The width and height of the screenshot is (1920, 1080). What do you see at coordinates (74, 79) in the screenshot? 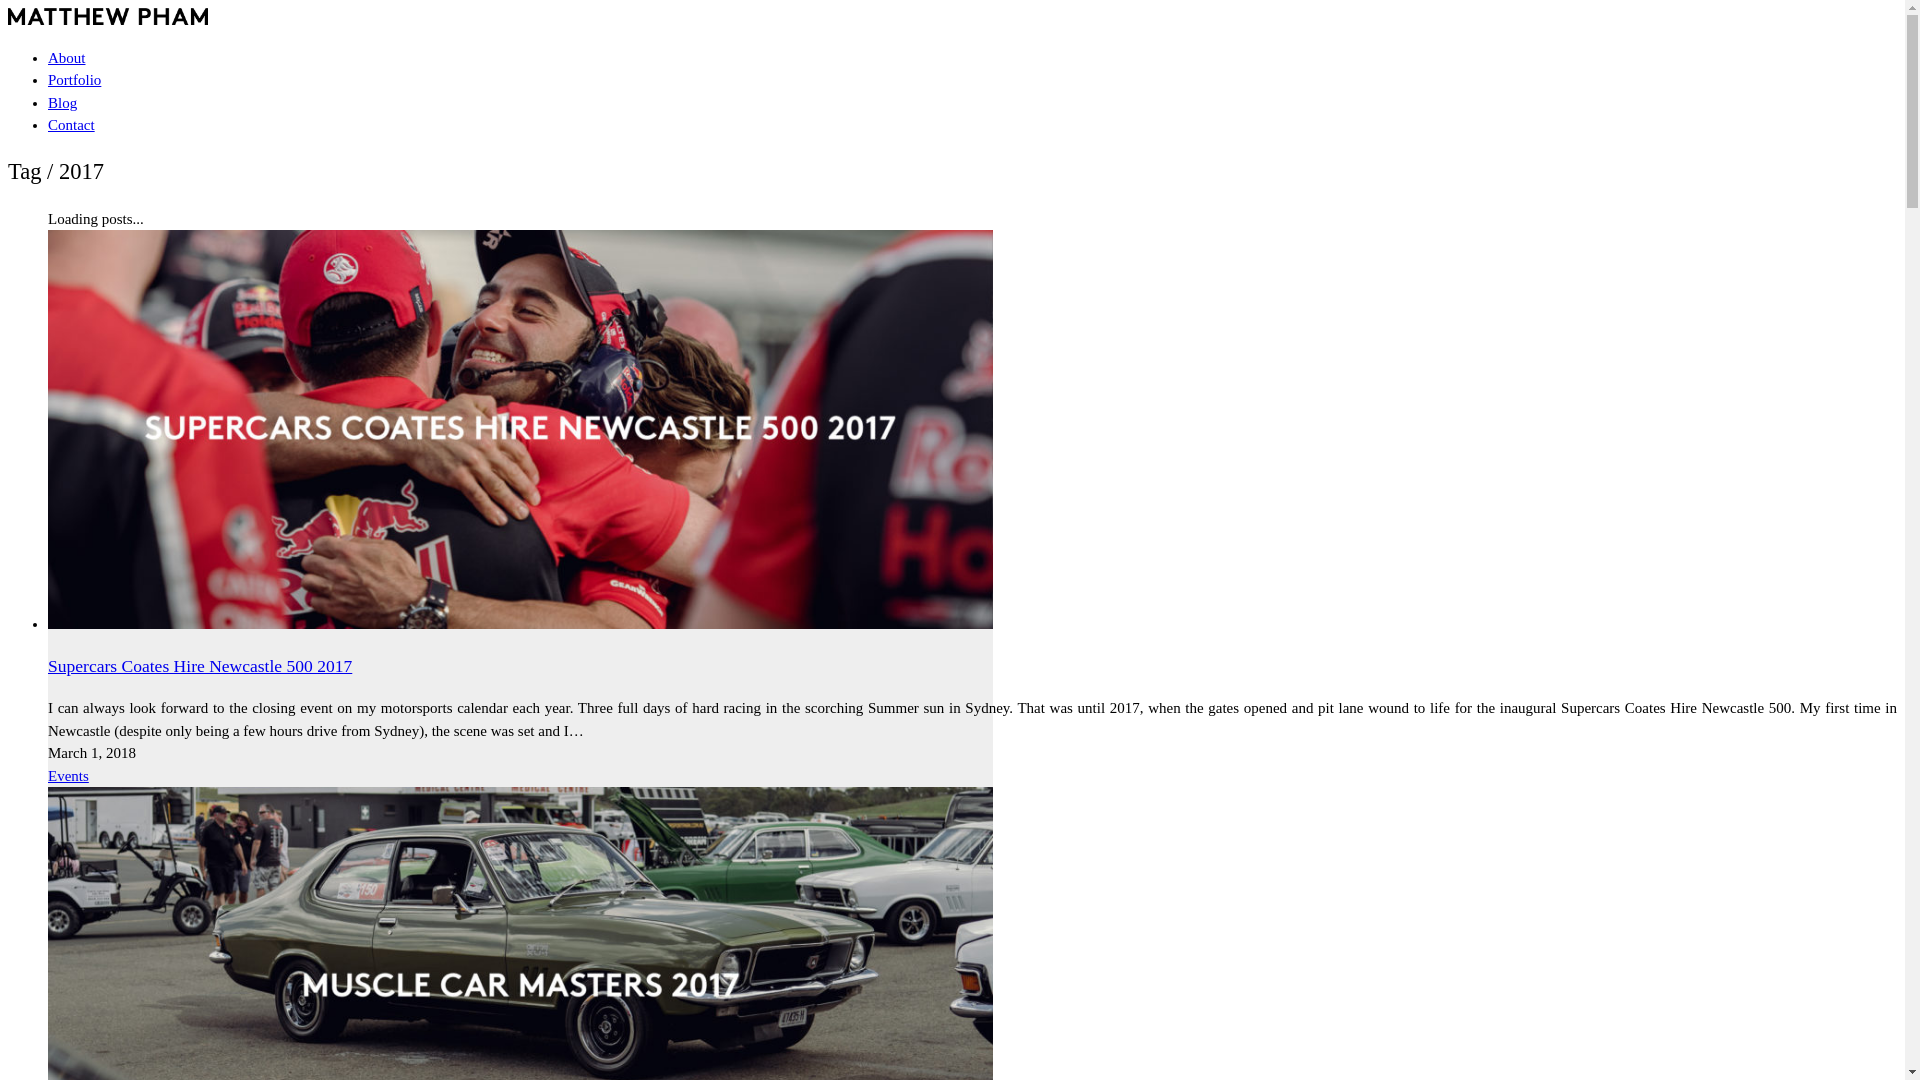
I see `'Portfolio'` at bounding box center [74, 79].